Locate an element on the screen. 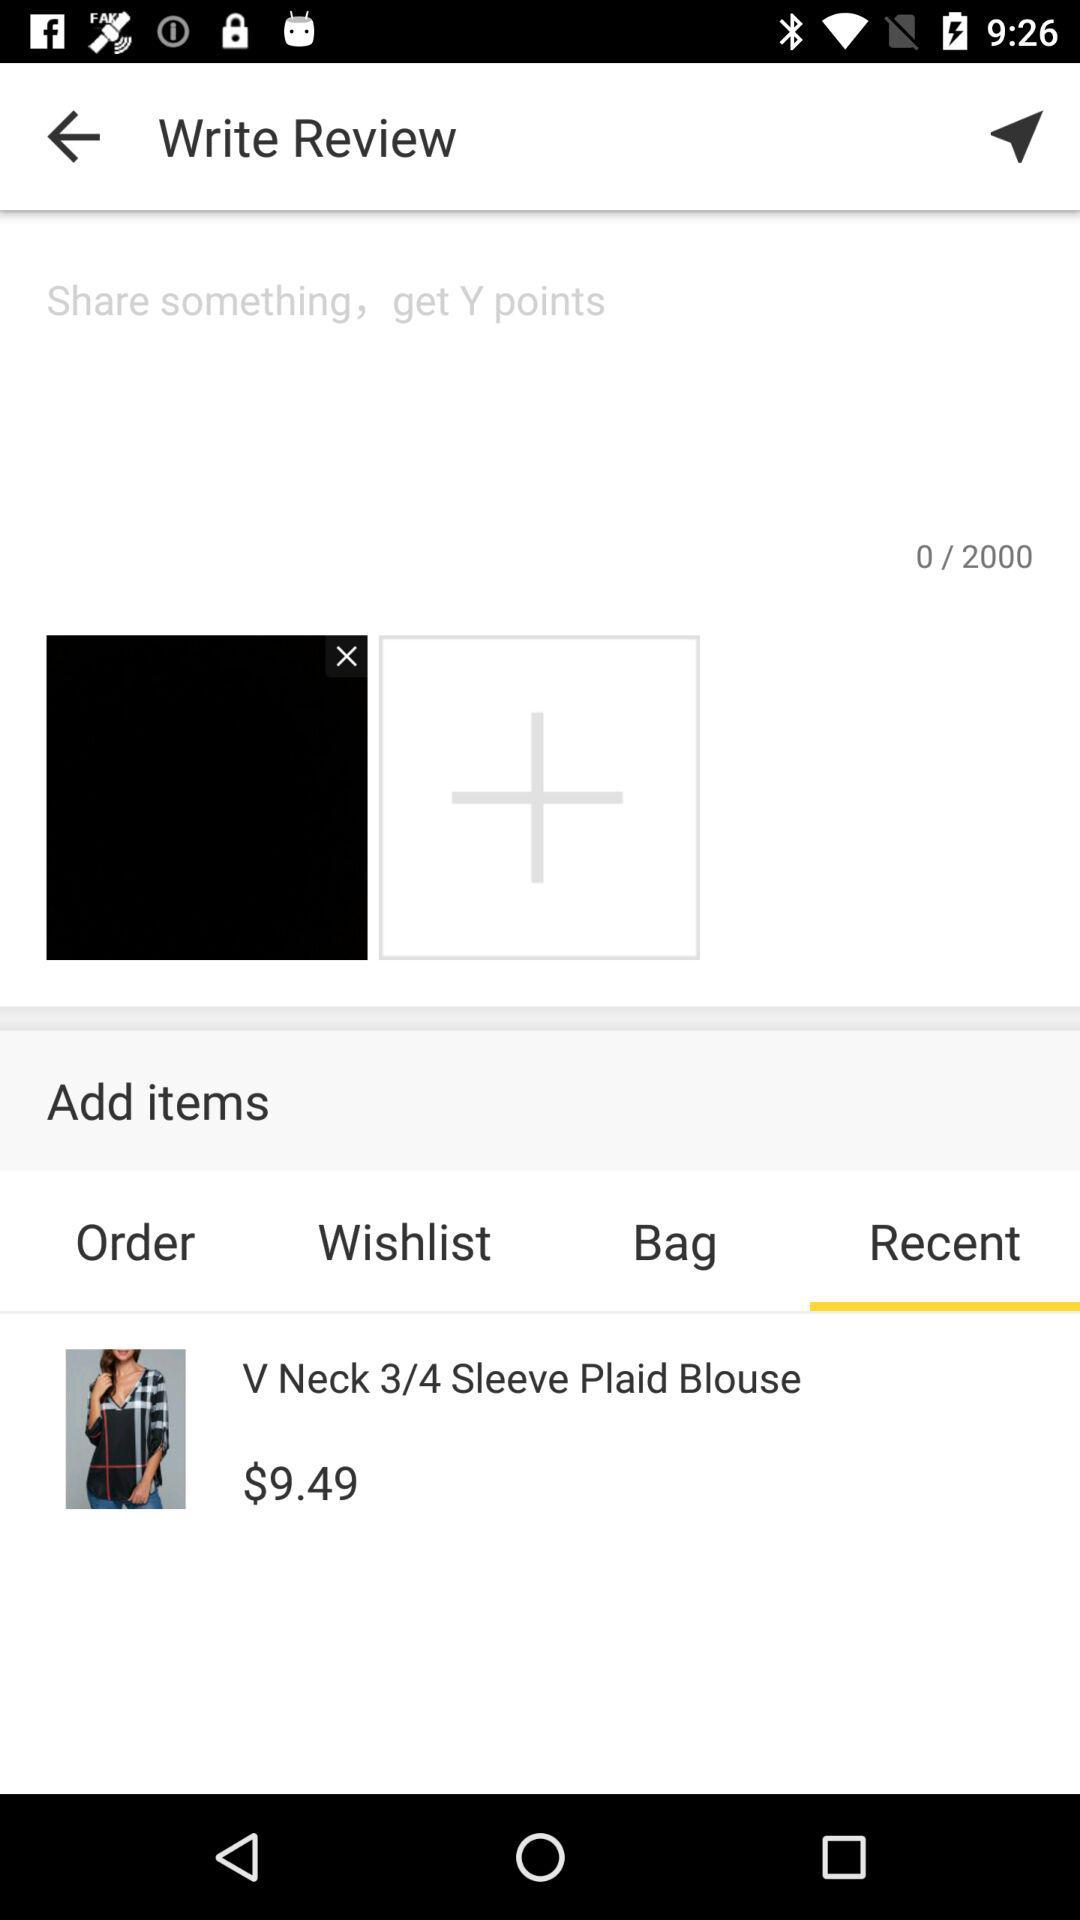 This screenshot has height=1920, width=1080. the item next to the write review app is located at coordinates (72, 135).